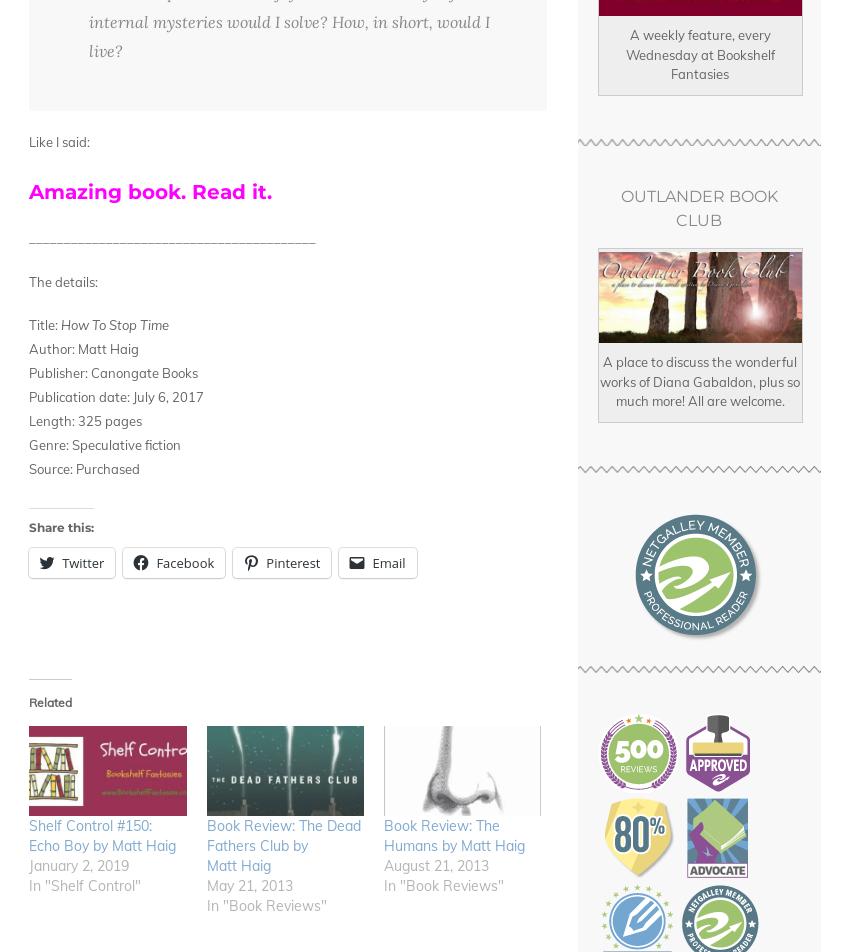  What do you see at coordinates (698, 381) in the screenshot?
I see `'A place to discuss the wonderful works of Diana Gabaldon, plus so much more! All are welcome.'` at bounding box center [698, 381].